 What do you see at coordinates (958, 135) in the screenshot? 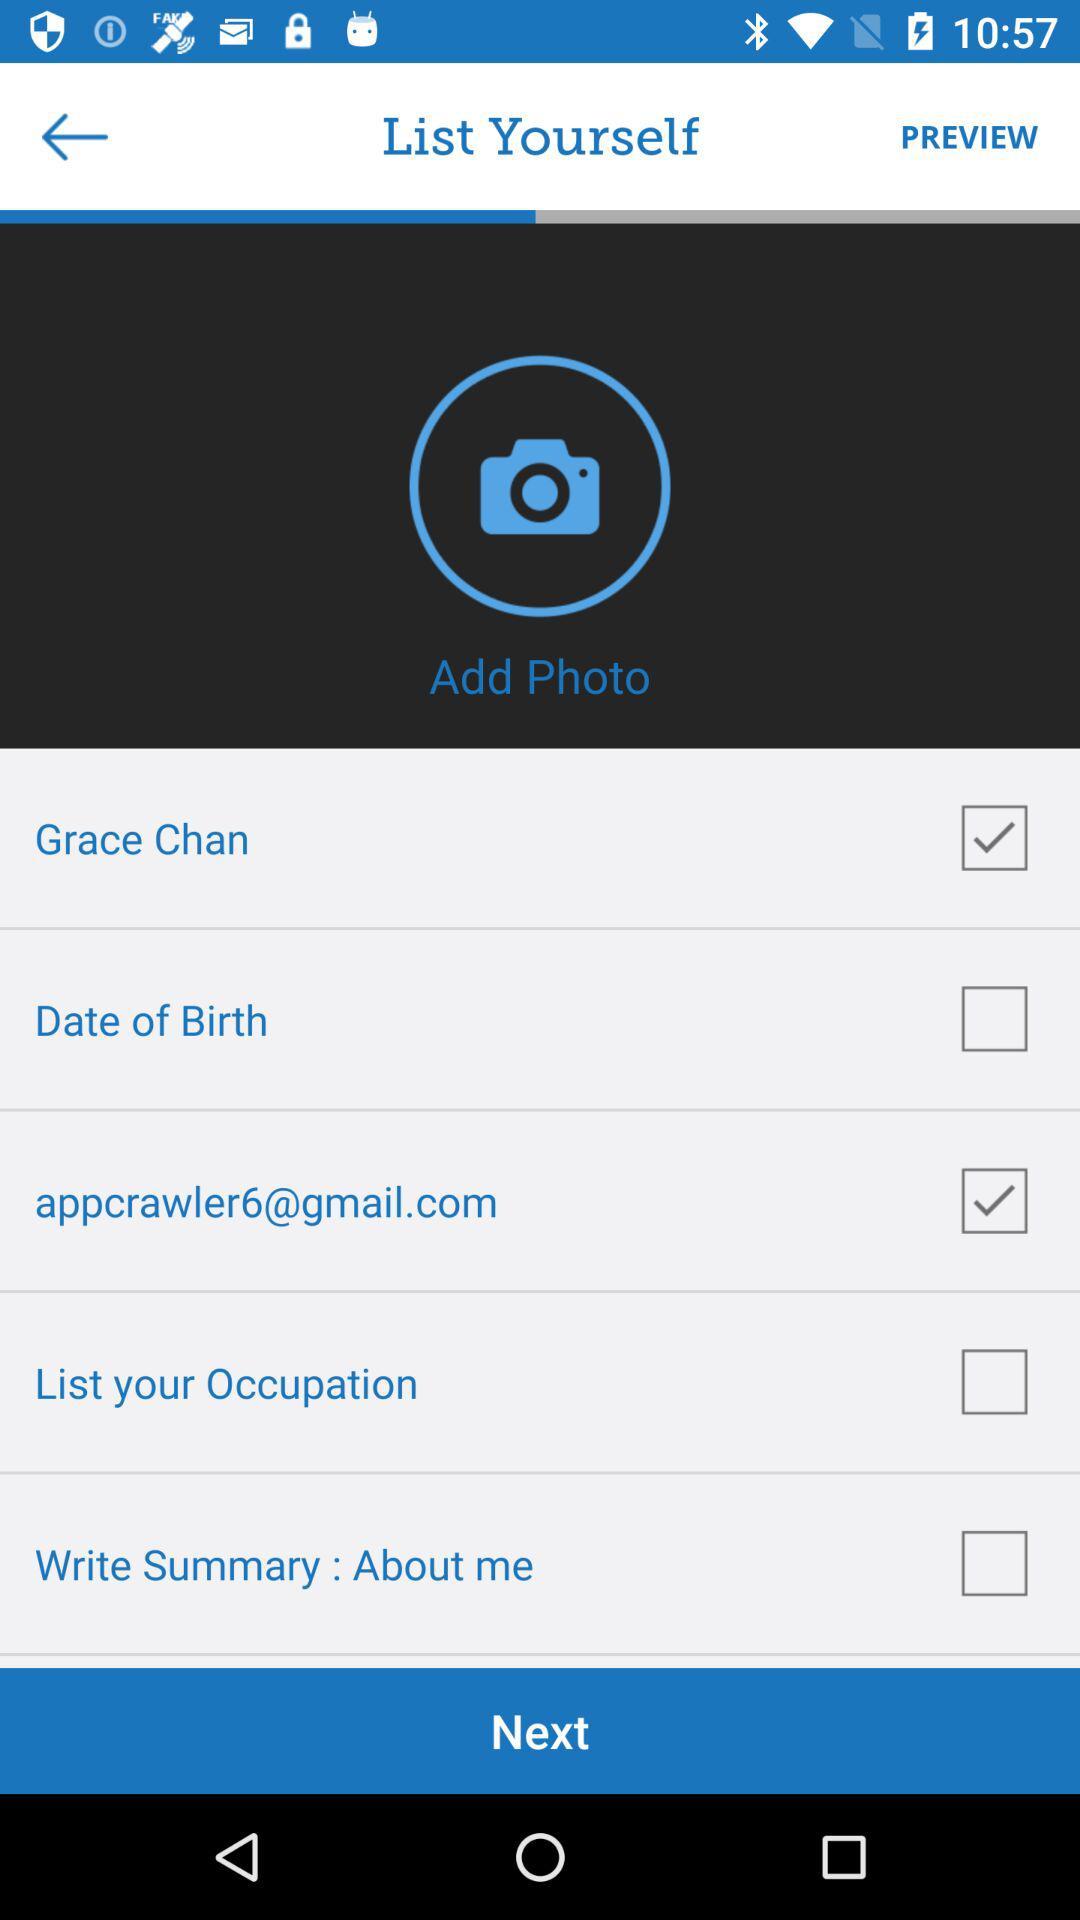
I see `the item to the right of the list yourself icon` at bounding box center [958, 135].